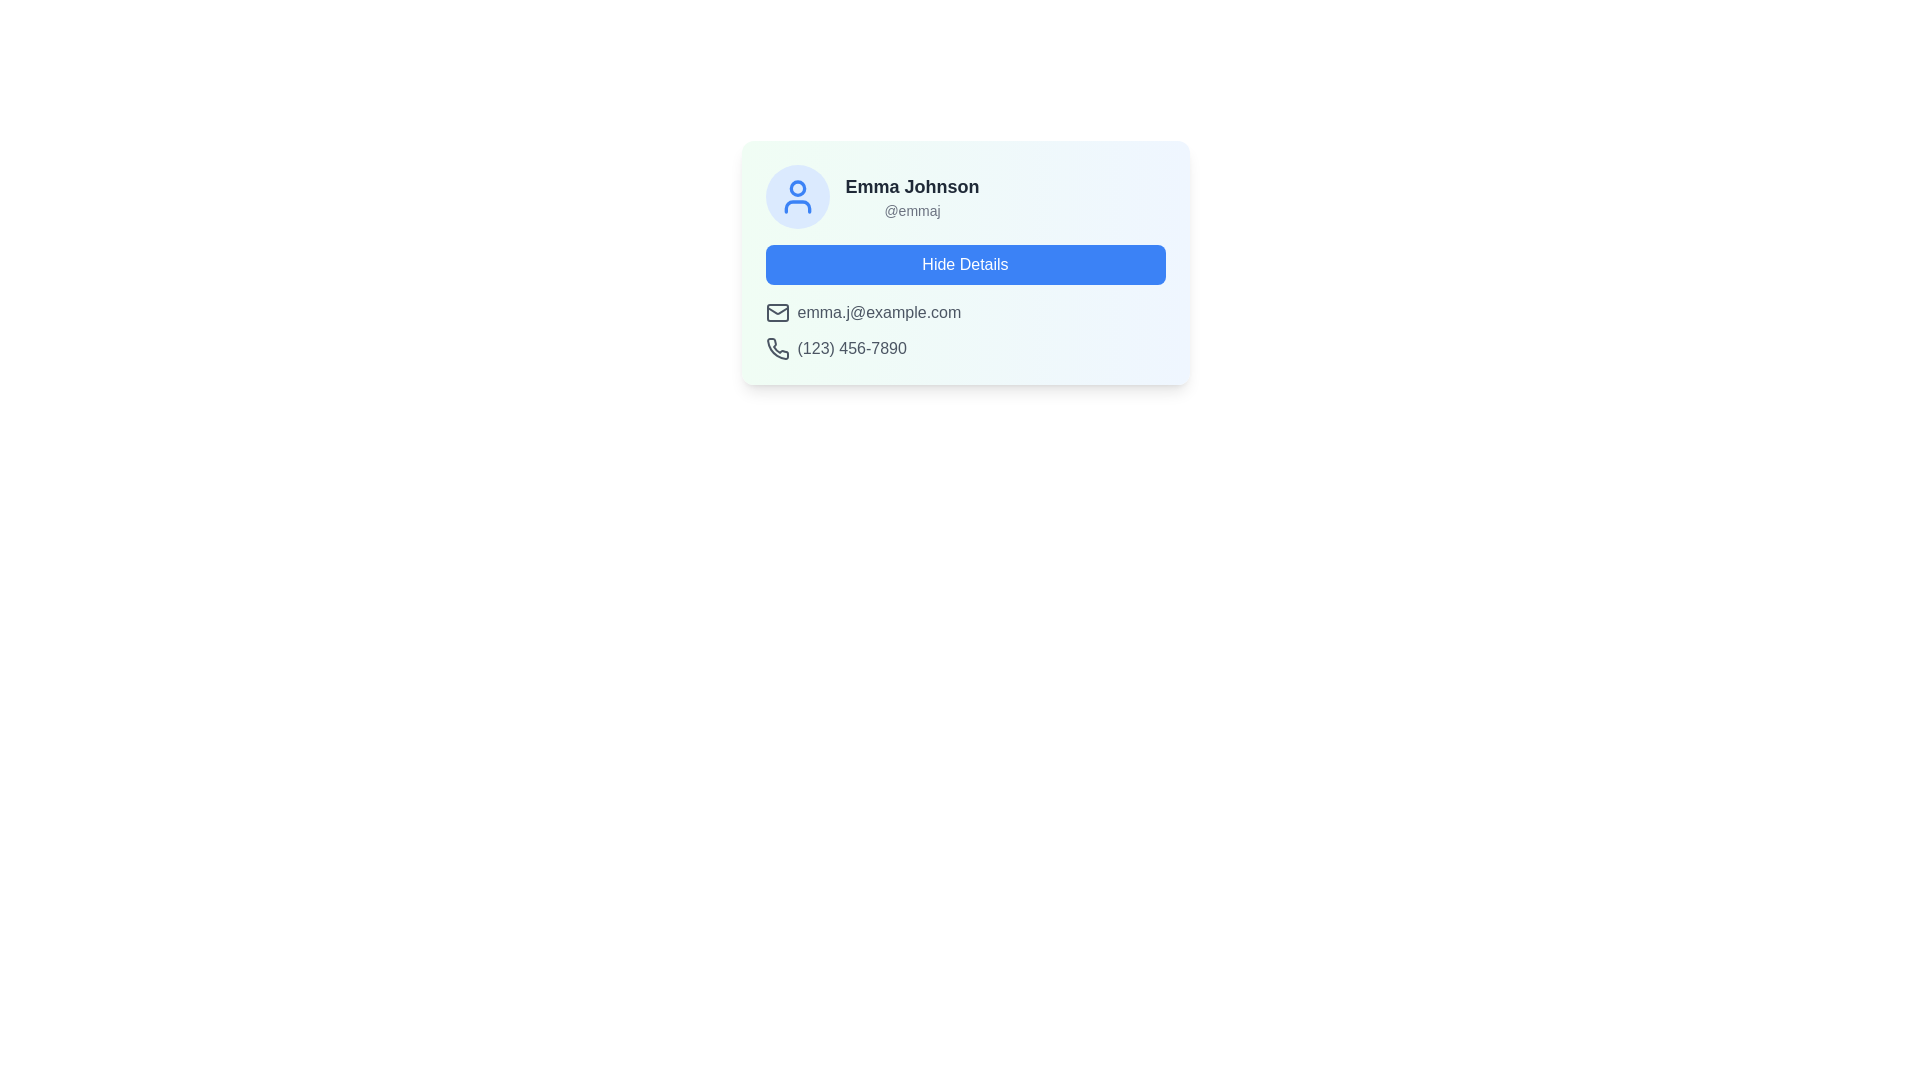 The image size is (1920, 1080). Describe the element at coordinates (776, 347) in the screenshot. I see `the phone icon that indicates the user's phone number, located to the left of the text '(123) 456-7890' in the contact section of the user details card` at that location.